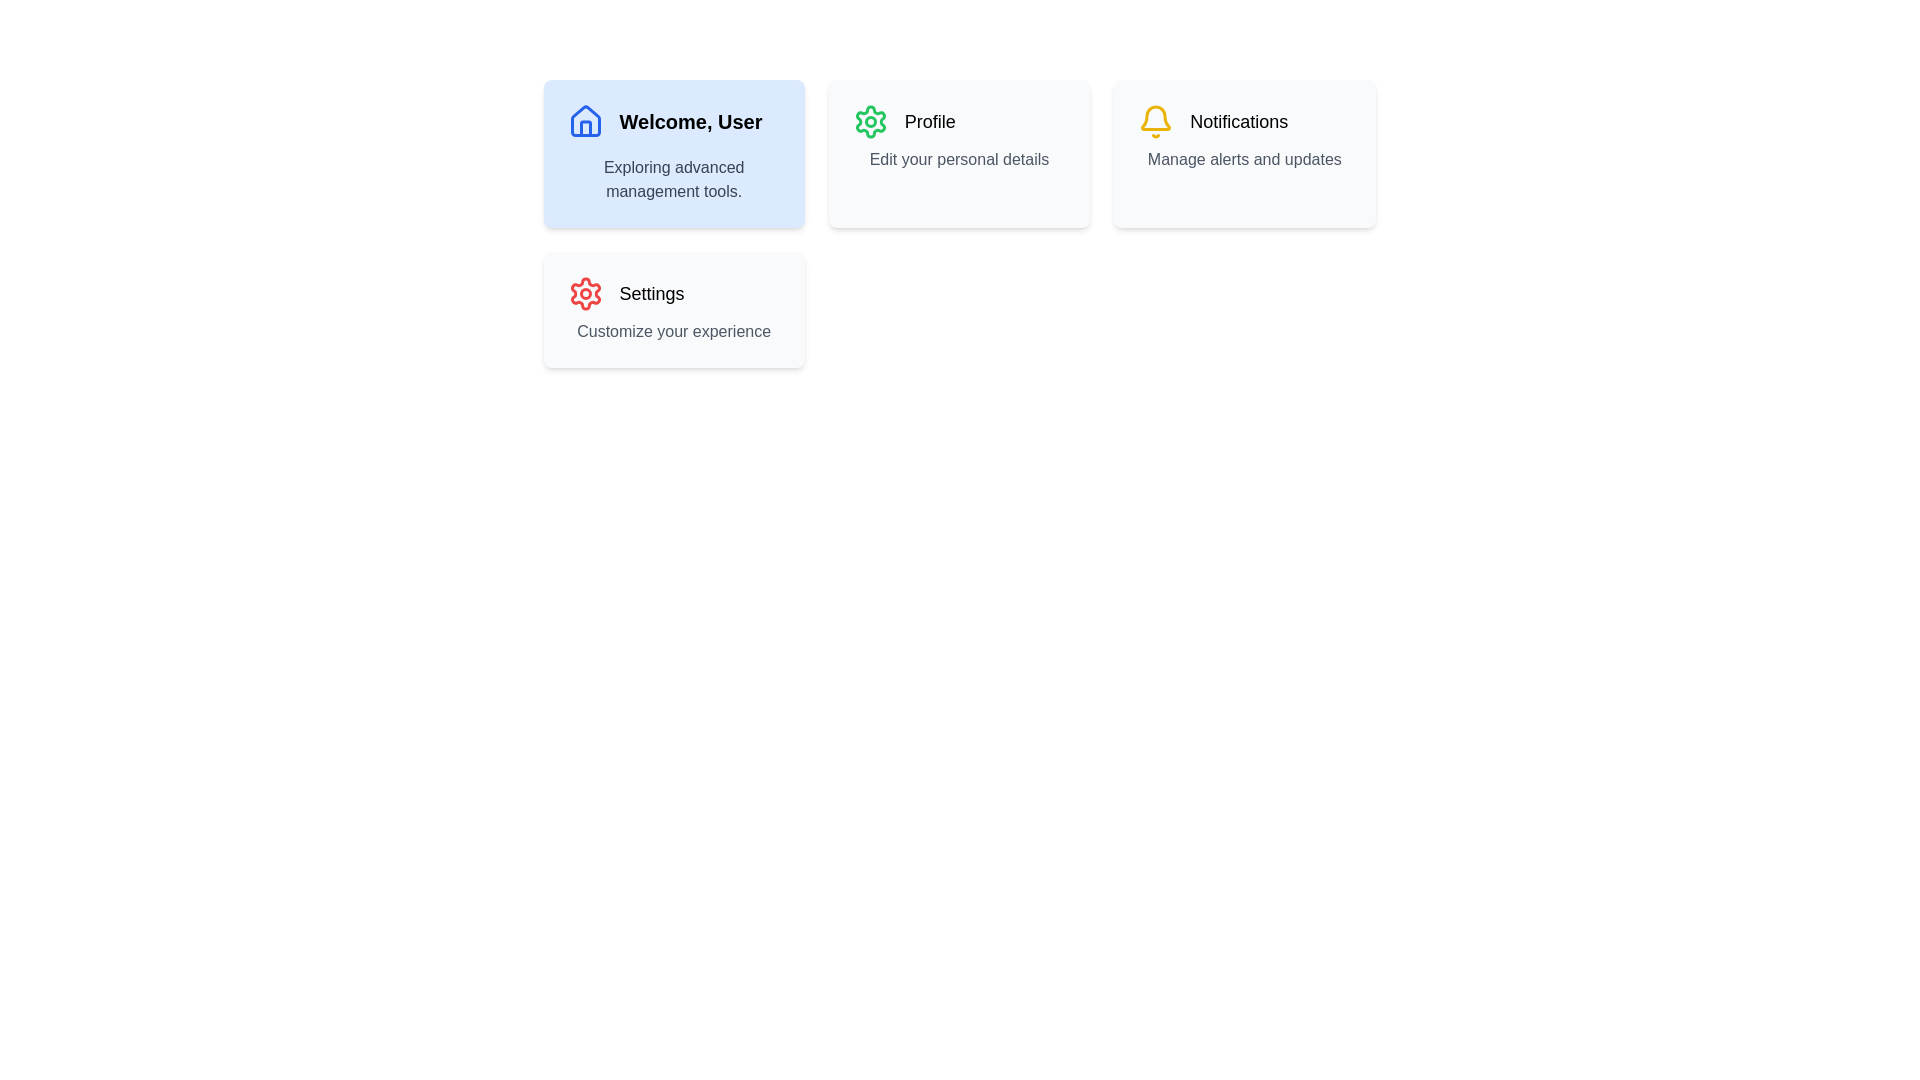  What do you see at coordinates (1243, 122) in the screenshot?
I see `the 'Notifications' identifier element, which is a combination of a label and an icon located at the top center of the 'Notifications' card, to interact with adjacent elements` at bounding box center [1243, 122].